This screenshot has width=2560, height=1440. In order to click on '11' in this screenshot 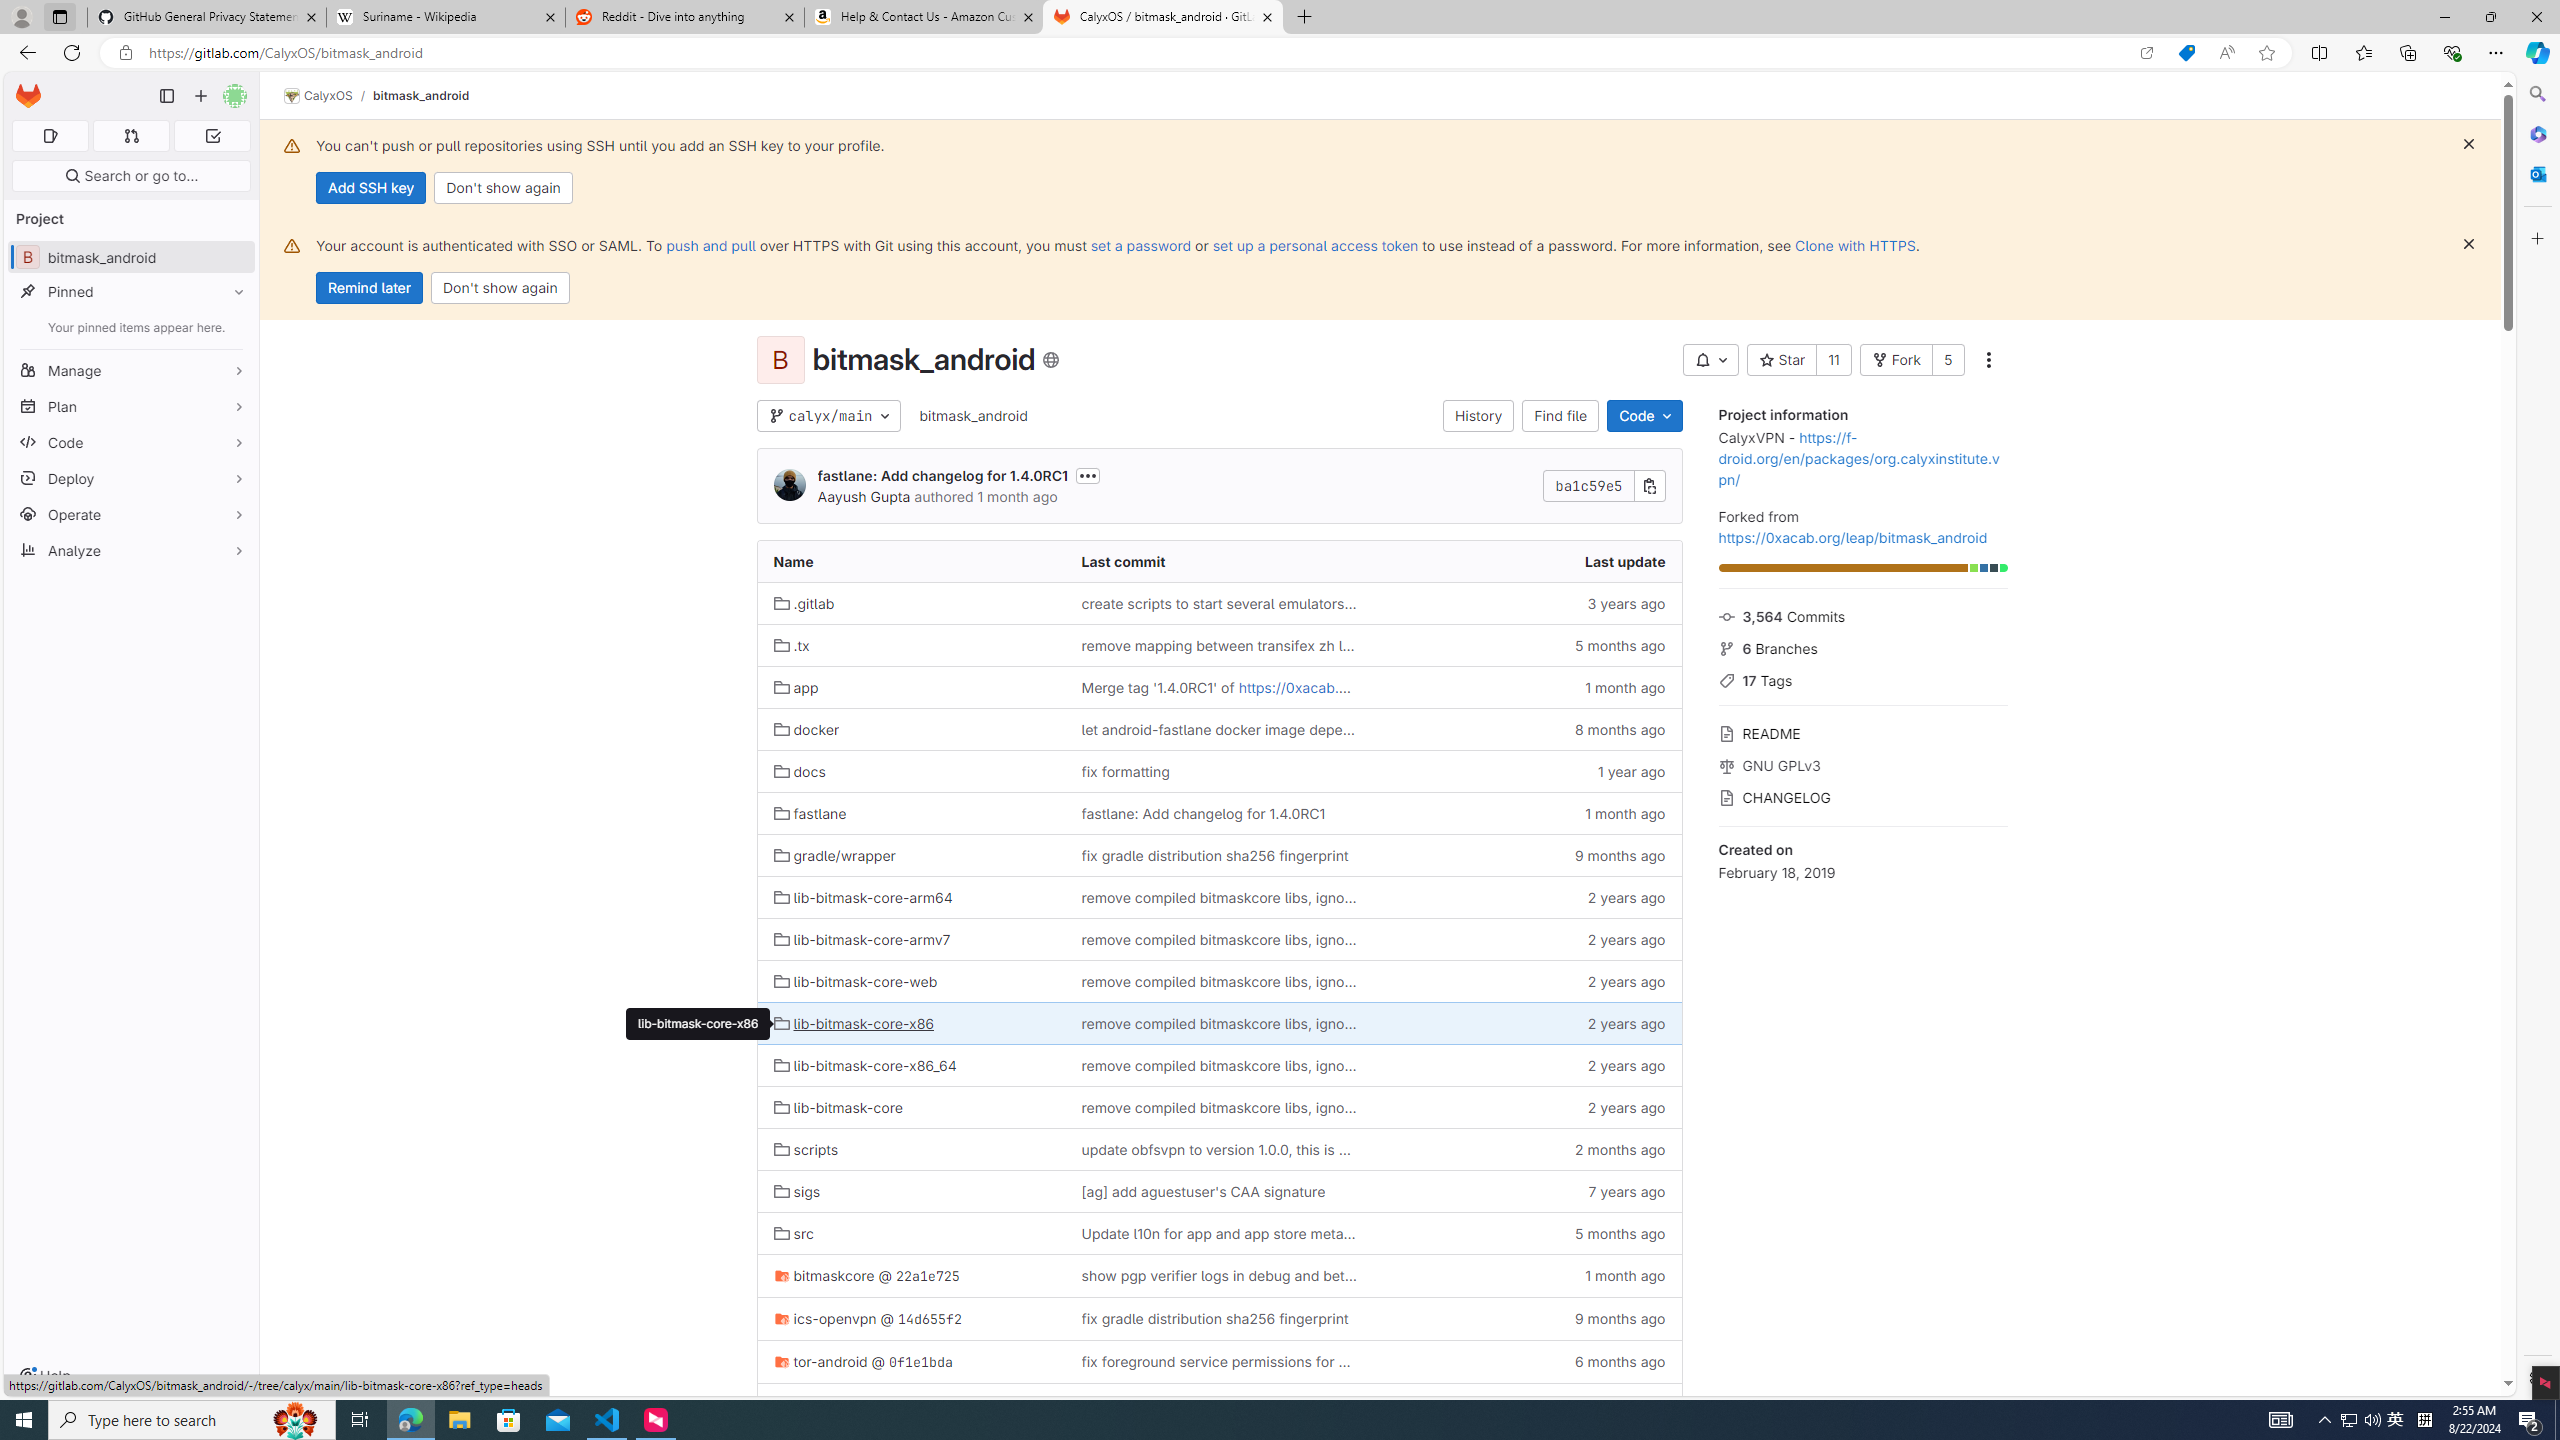, I will do `click(1831, 360)`.